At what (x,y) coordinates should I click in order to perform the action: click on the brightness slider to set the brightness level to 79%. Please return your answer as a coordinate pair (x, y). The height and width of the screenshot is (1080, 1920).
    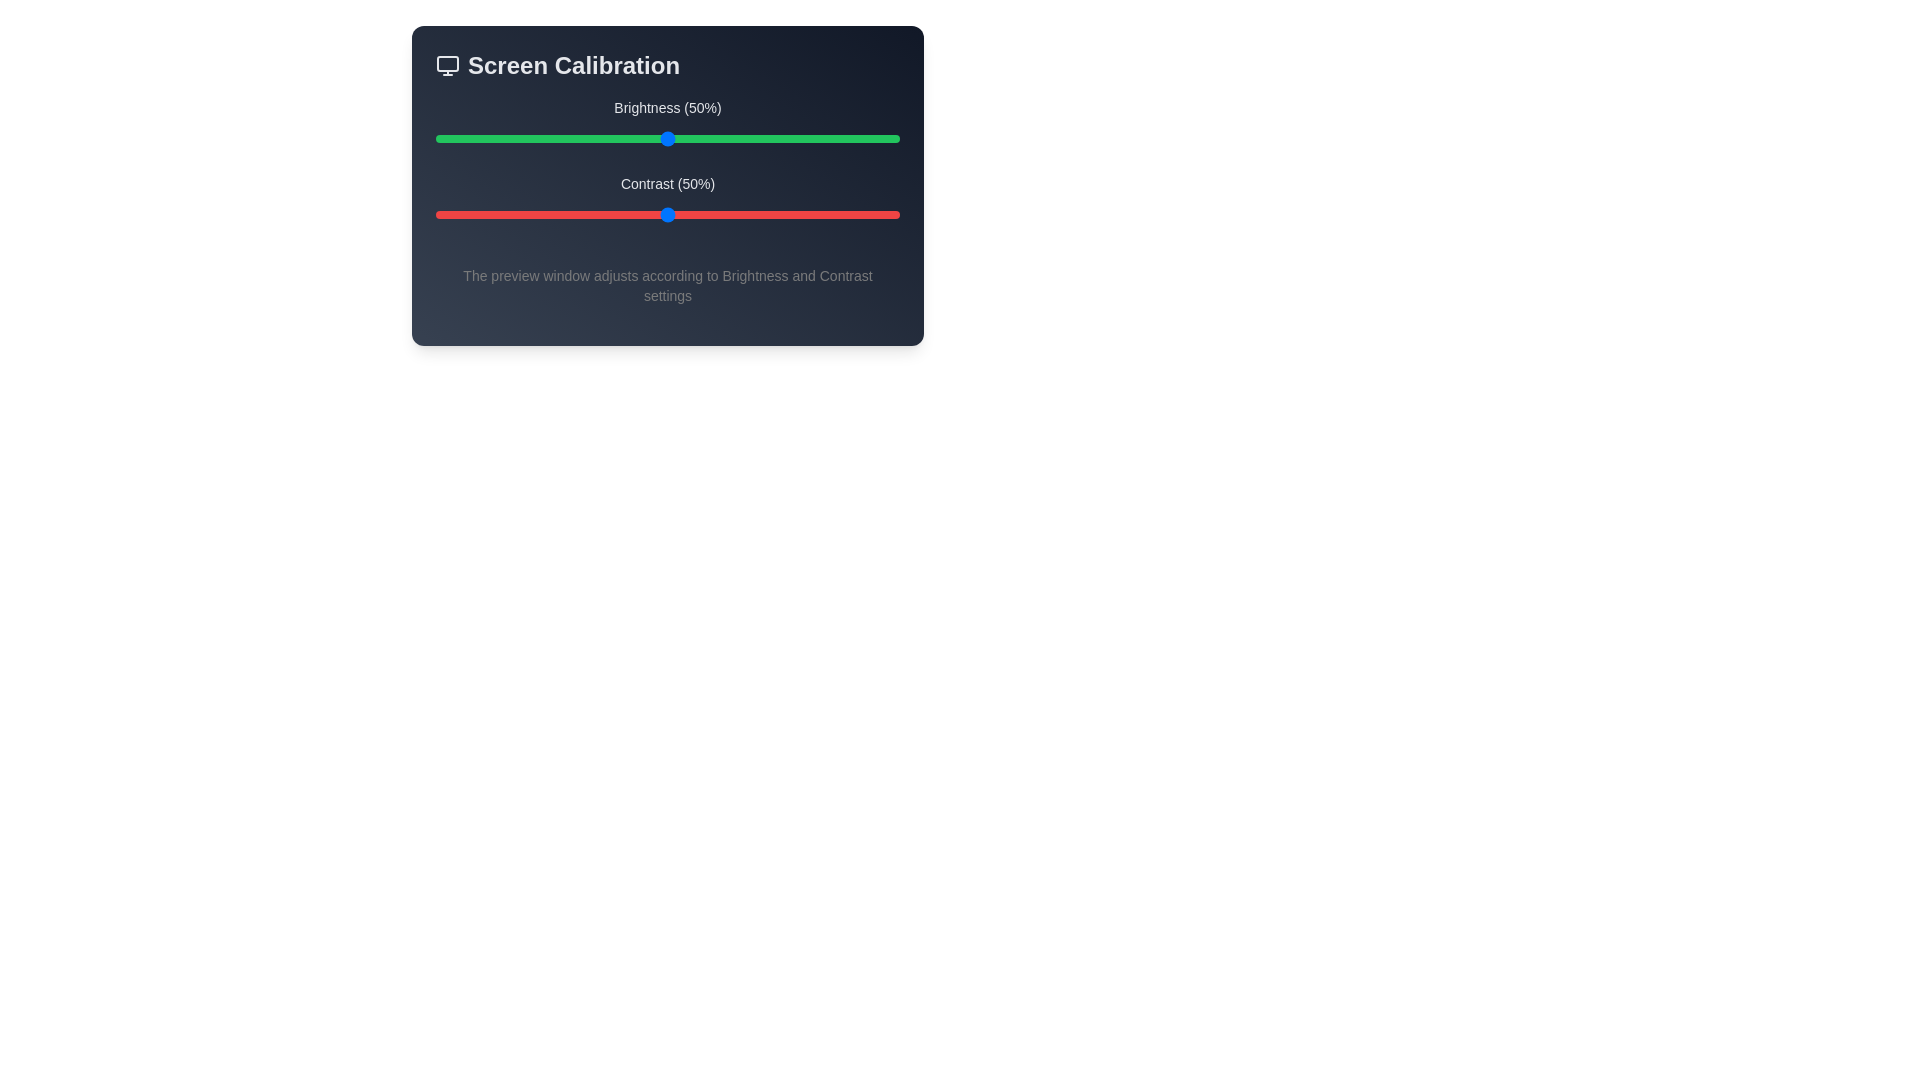
    Looking at the image, I should click on (802, 137).